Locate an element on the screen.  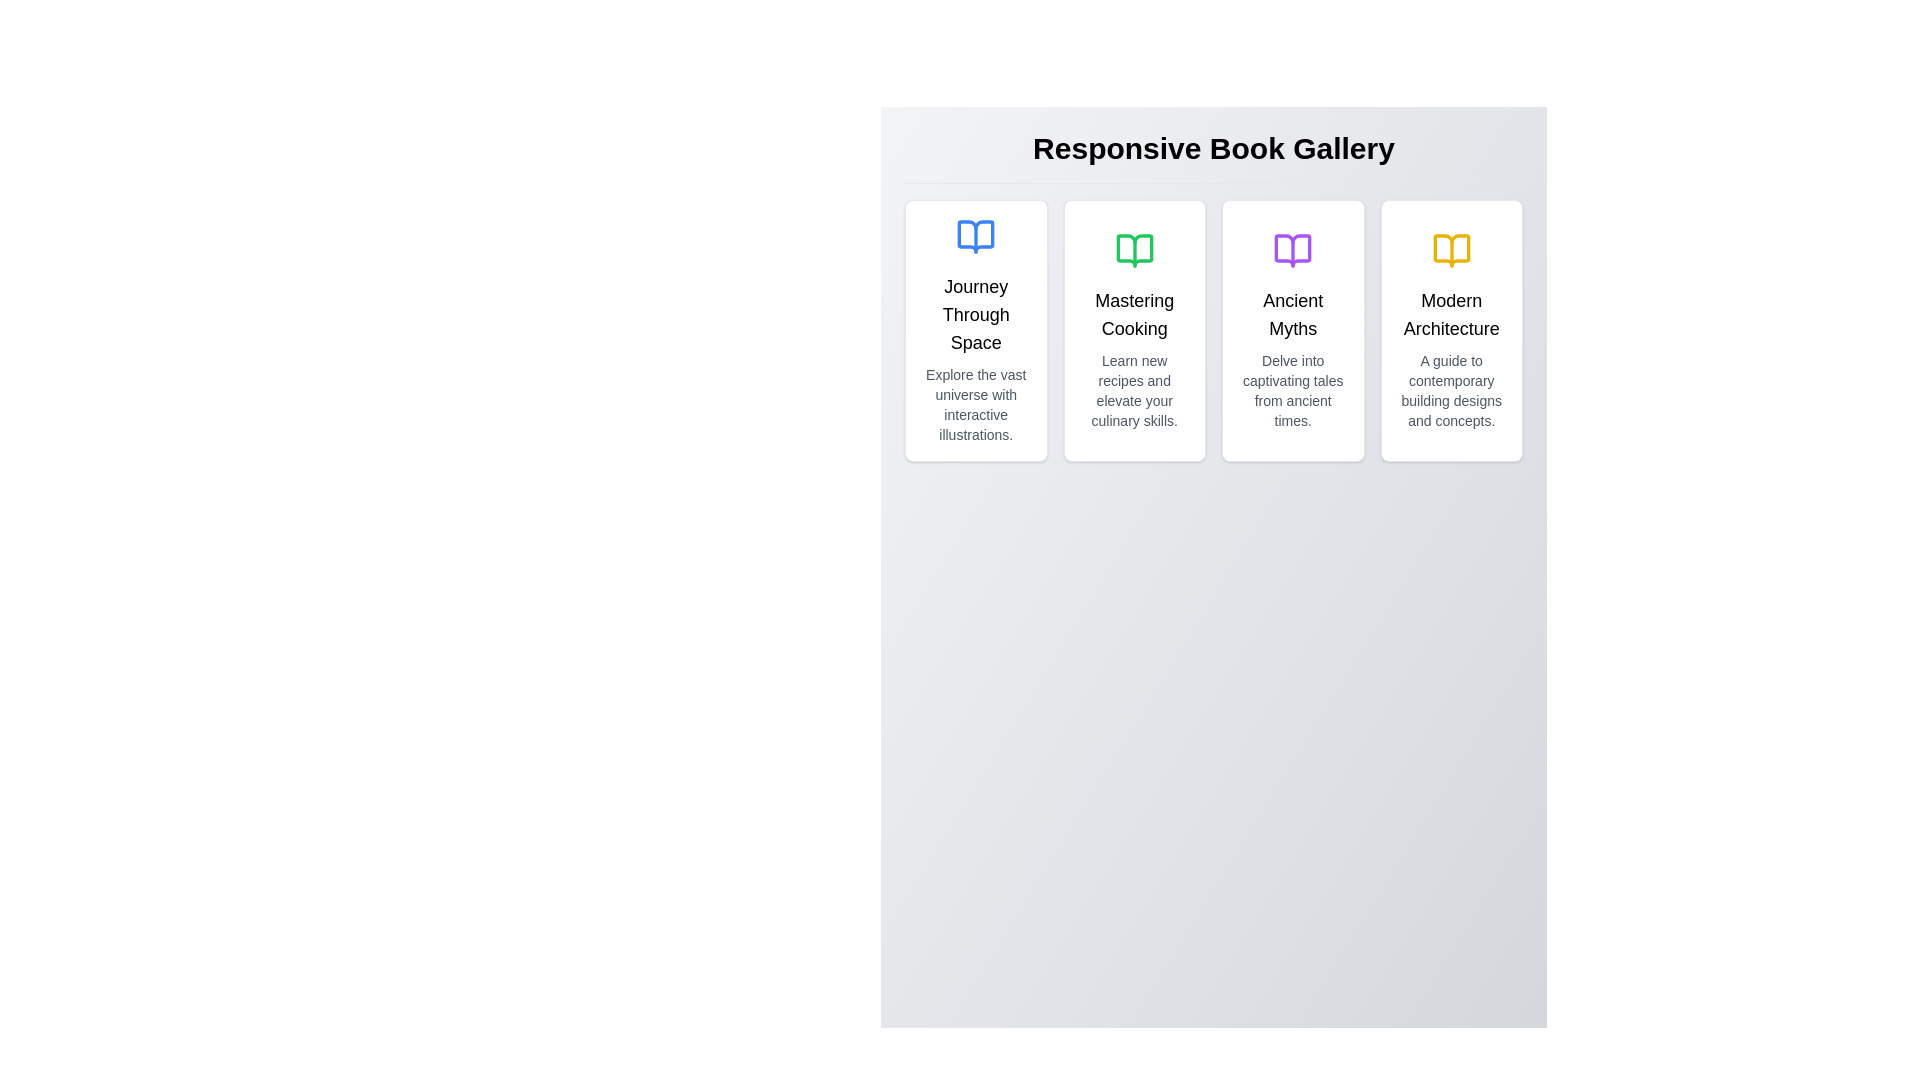
the green open book icon located in the 'Mastering Cooking' card is located at coordinates (1134, 249).